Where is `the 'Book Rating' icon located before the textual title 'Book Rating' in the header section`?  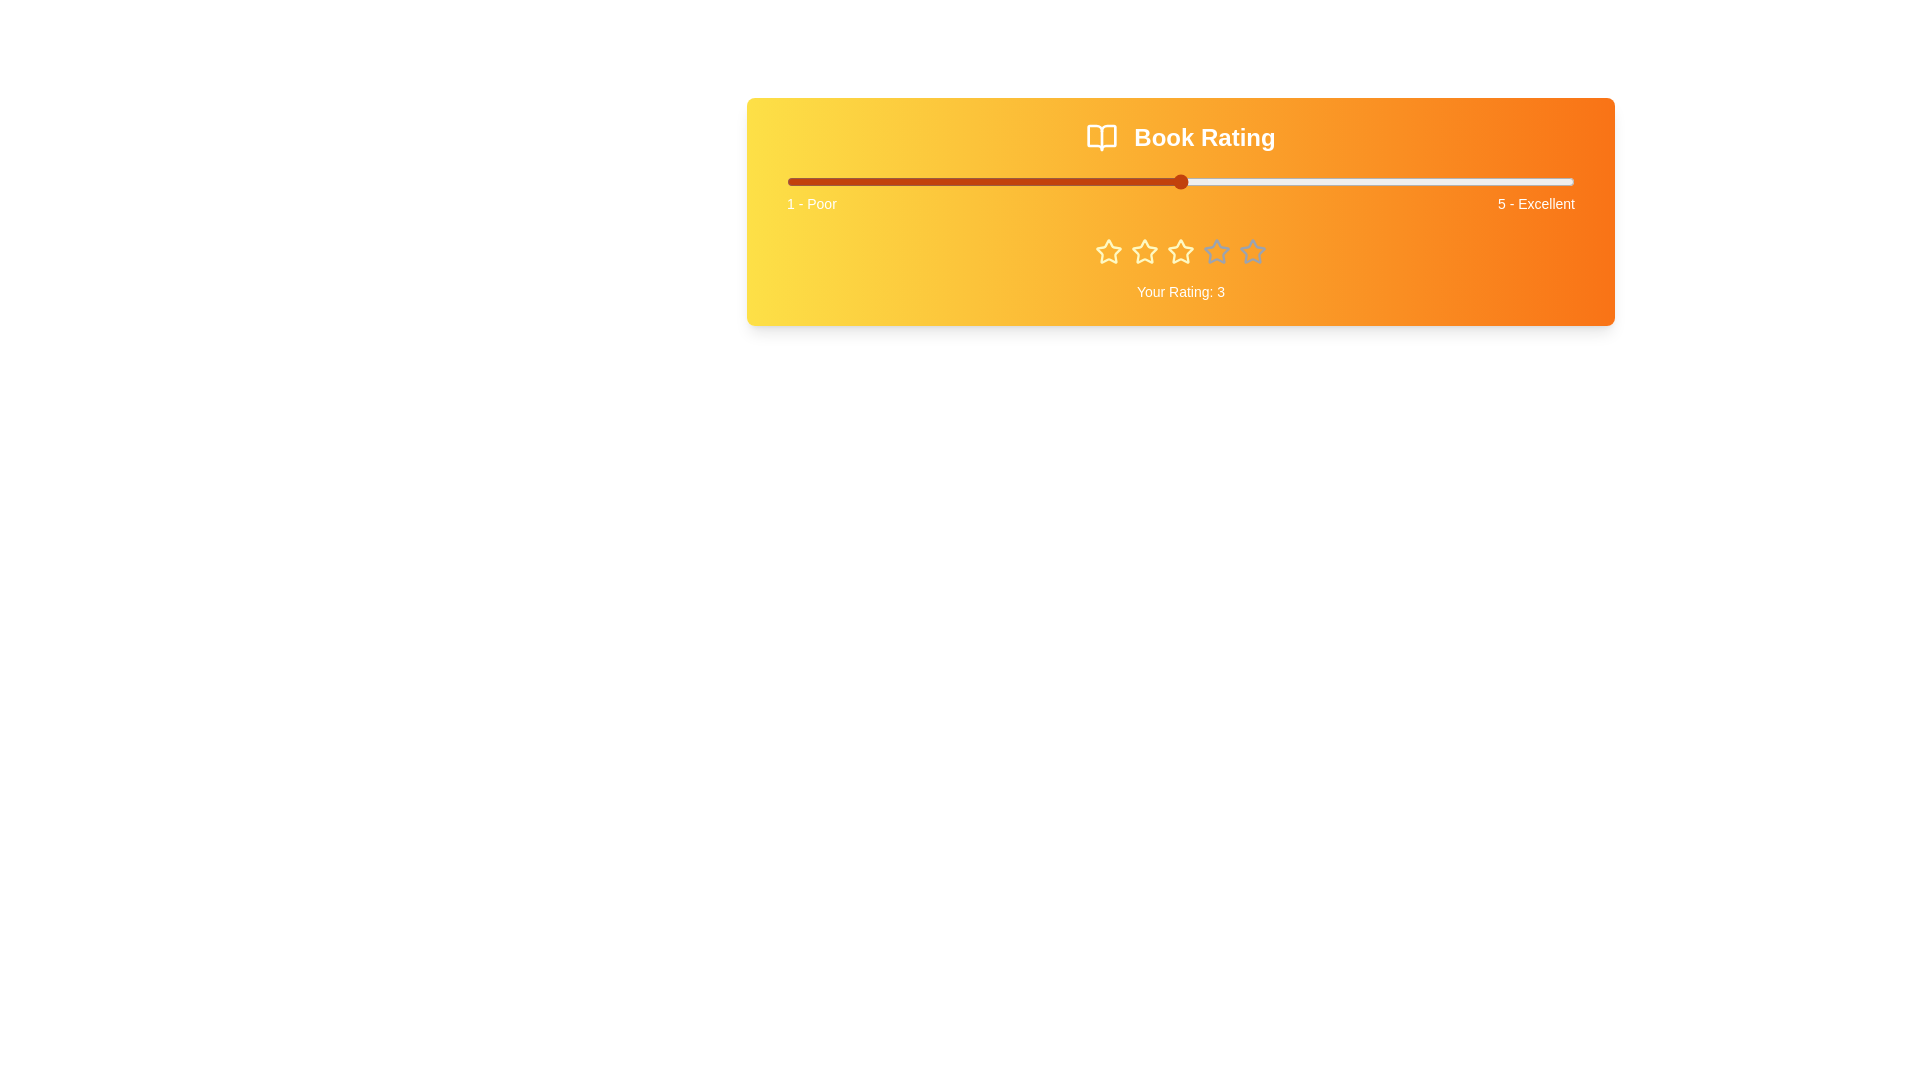 the 'Book Rating' icon located before the textual title 'Book Rating' in the header section is located at coordinates (1101, 137).